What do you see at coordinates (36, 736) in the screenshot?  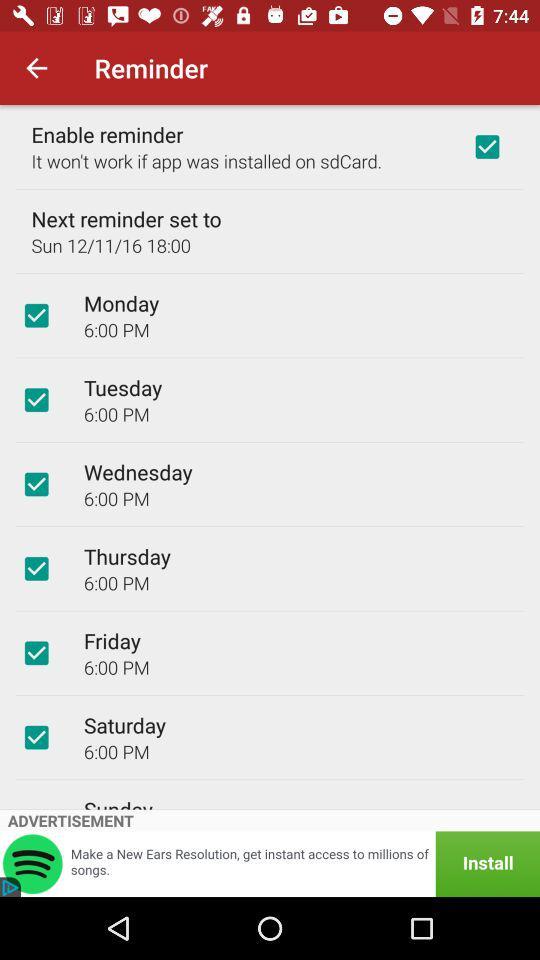 I see `day` at bounding box center [36, 736].